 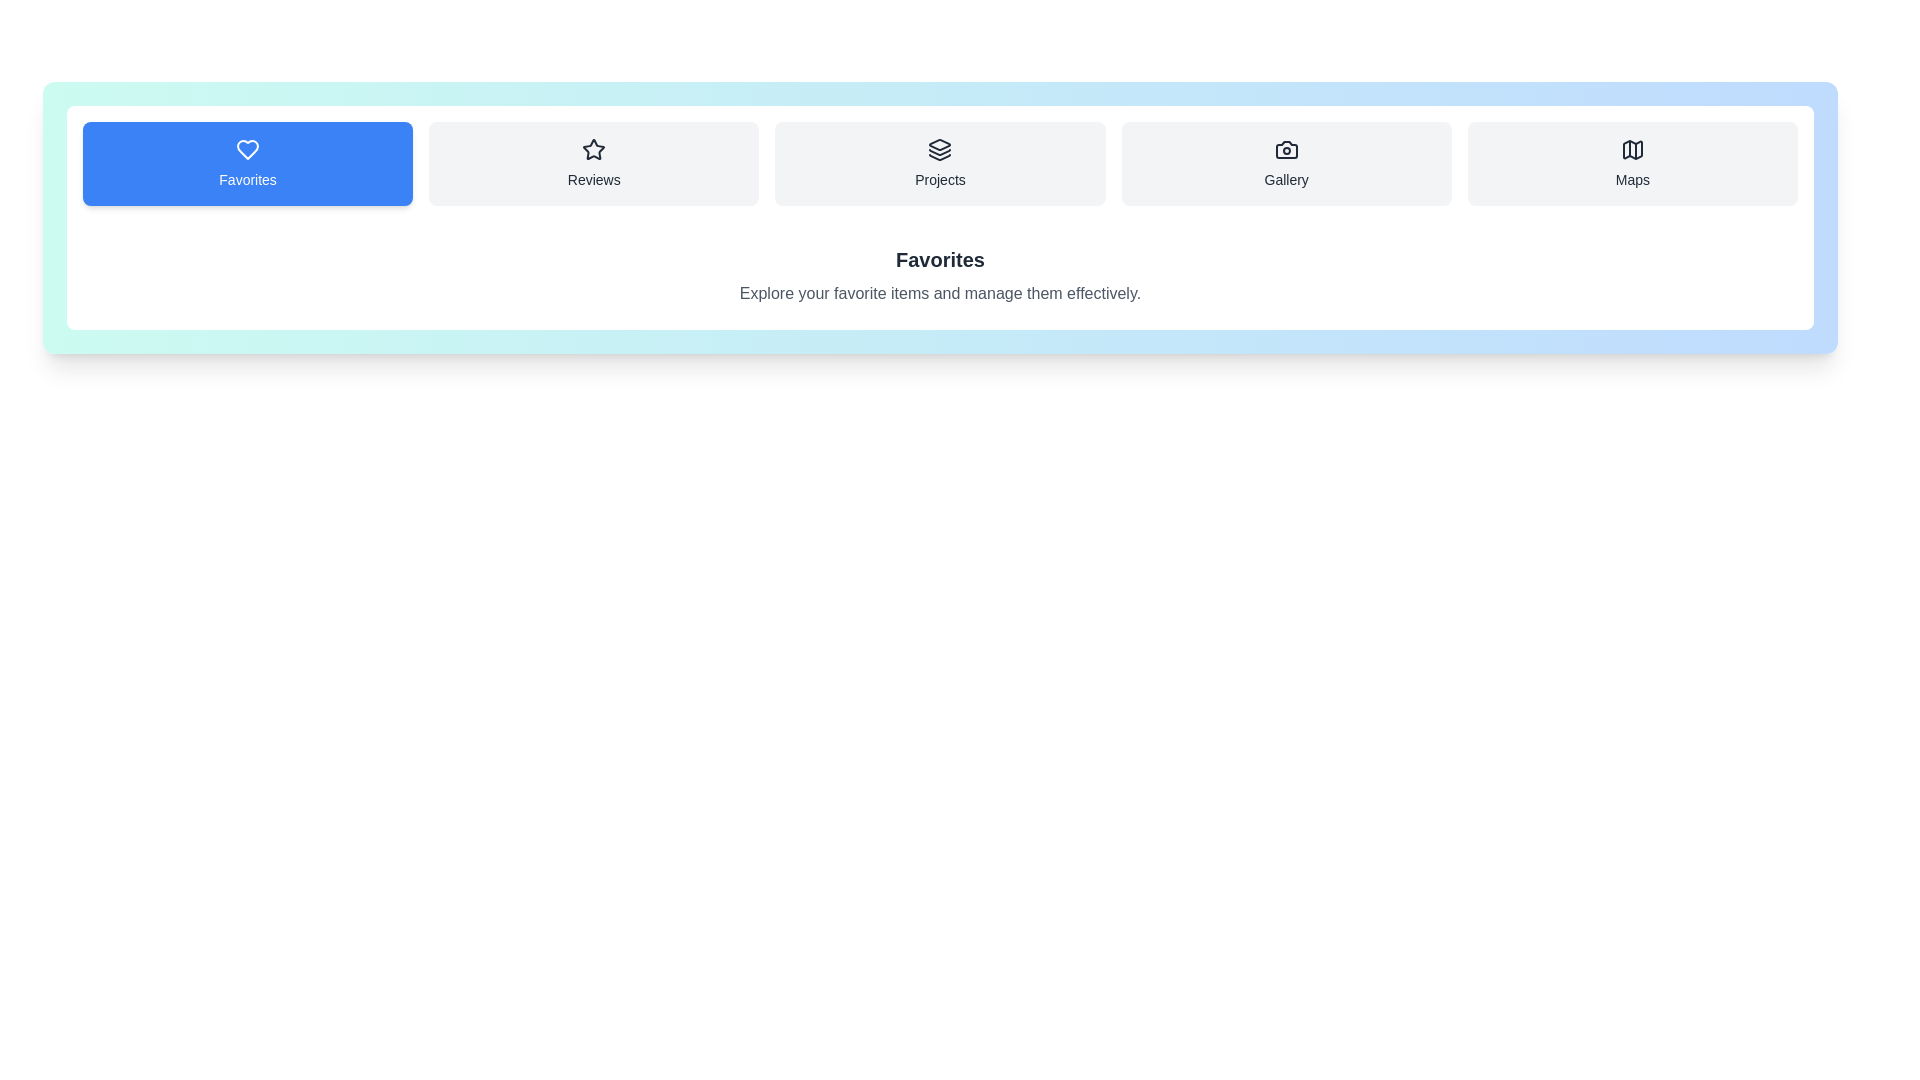 What do you see at coordinates (247, 163) in the screenshot?
I see `the Favorites tab to switch to its content` at bounding box center [247, 163].